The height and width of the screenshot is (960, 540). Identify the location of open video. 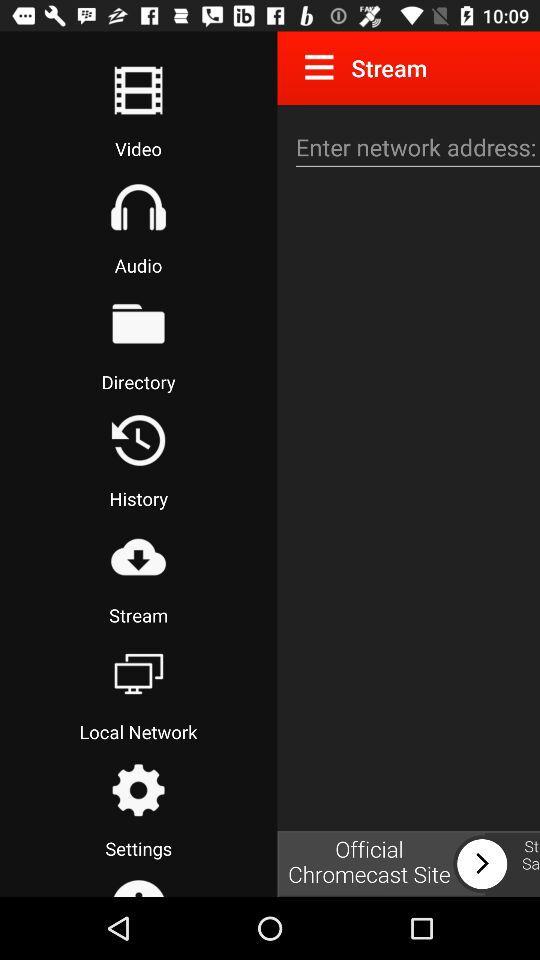
(137, 90).